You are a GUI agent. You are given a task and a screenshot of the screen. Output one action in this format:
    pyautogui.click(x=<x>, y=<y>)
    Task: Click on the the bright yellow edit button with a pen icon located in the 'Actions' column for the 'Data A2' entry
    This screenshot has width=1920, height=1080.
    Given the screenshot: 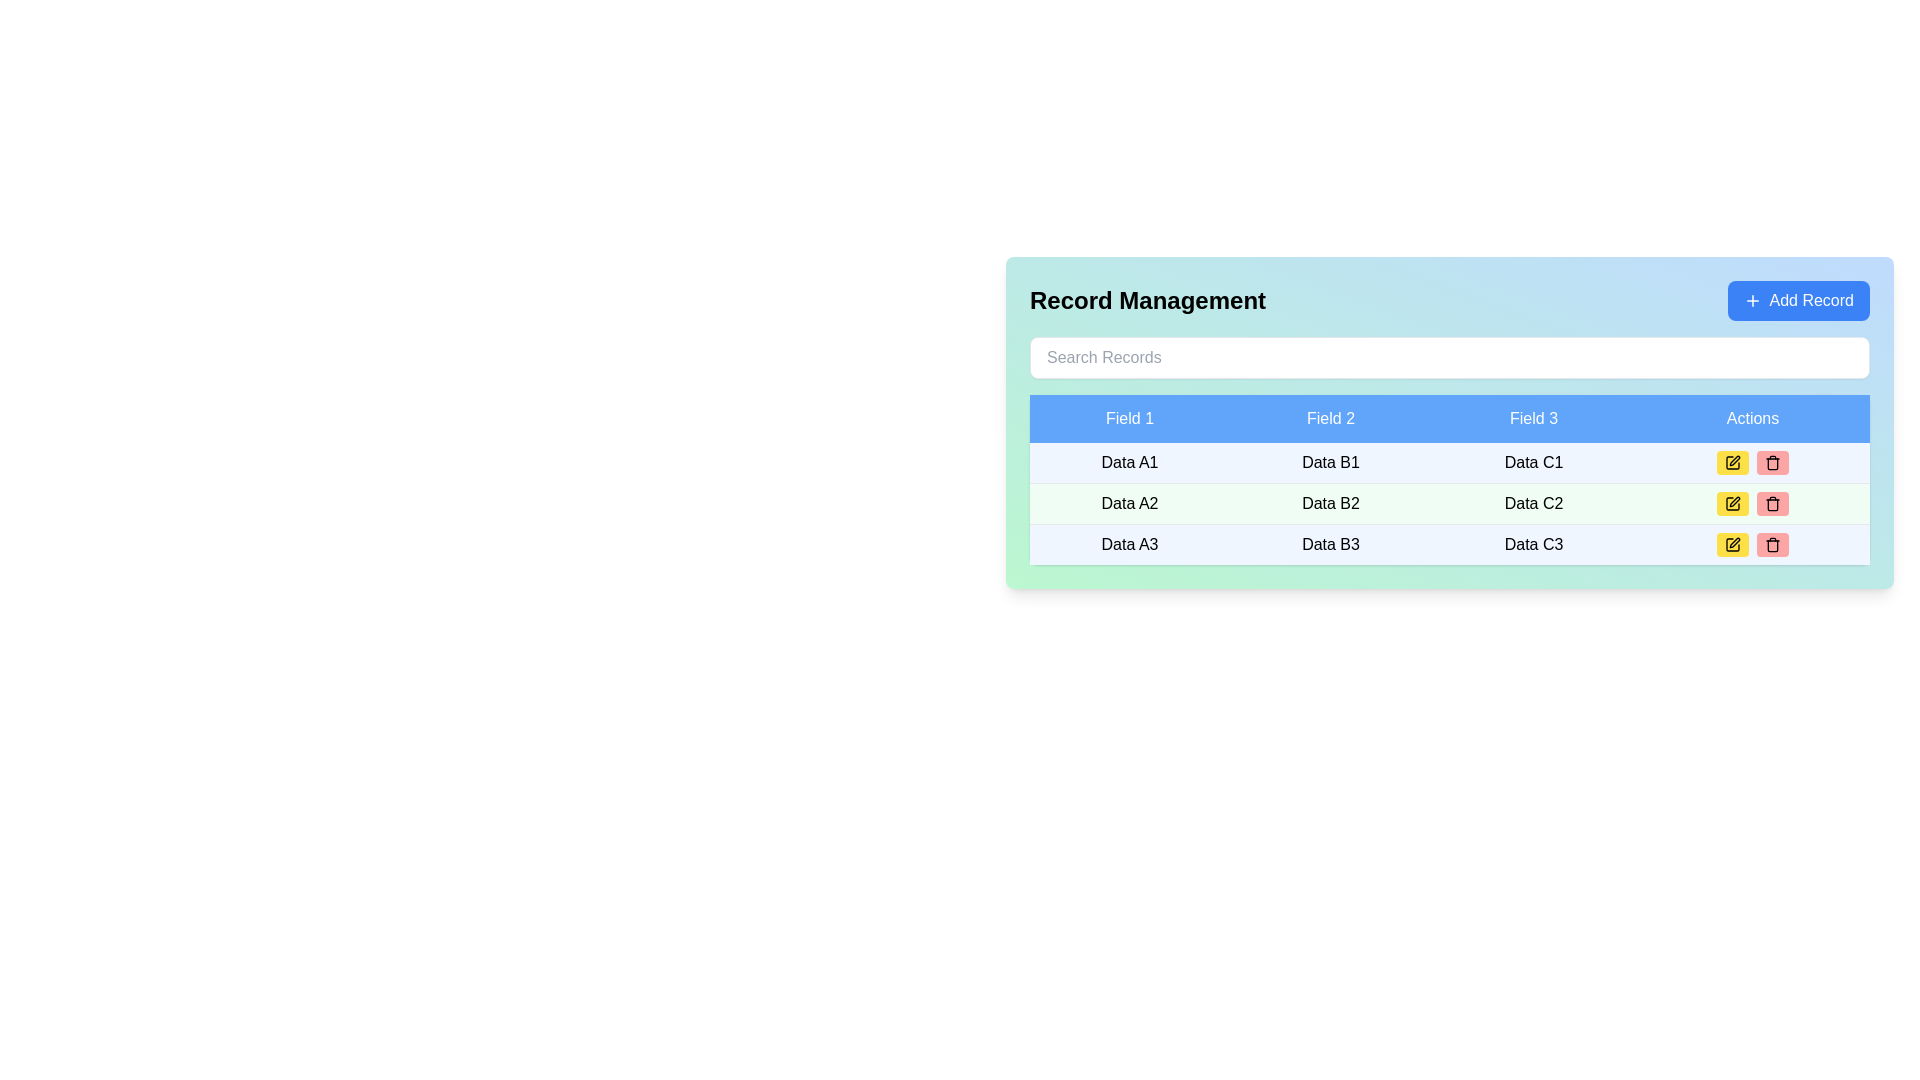 What is the action you would take?
    pyautogui.click(x=1731, y=503)
    